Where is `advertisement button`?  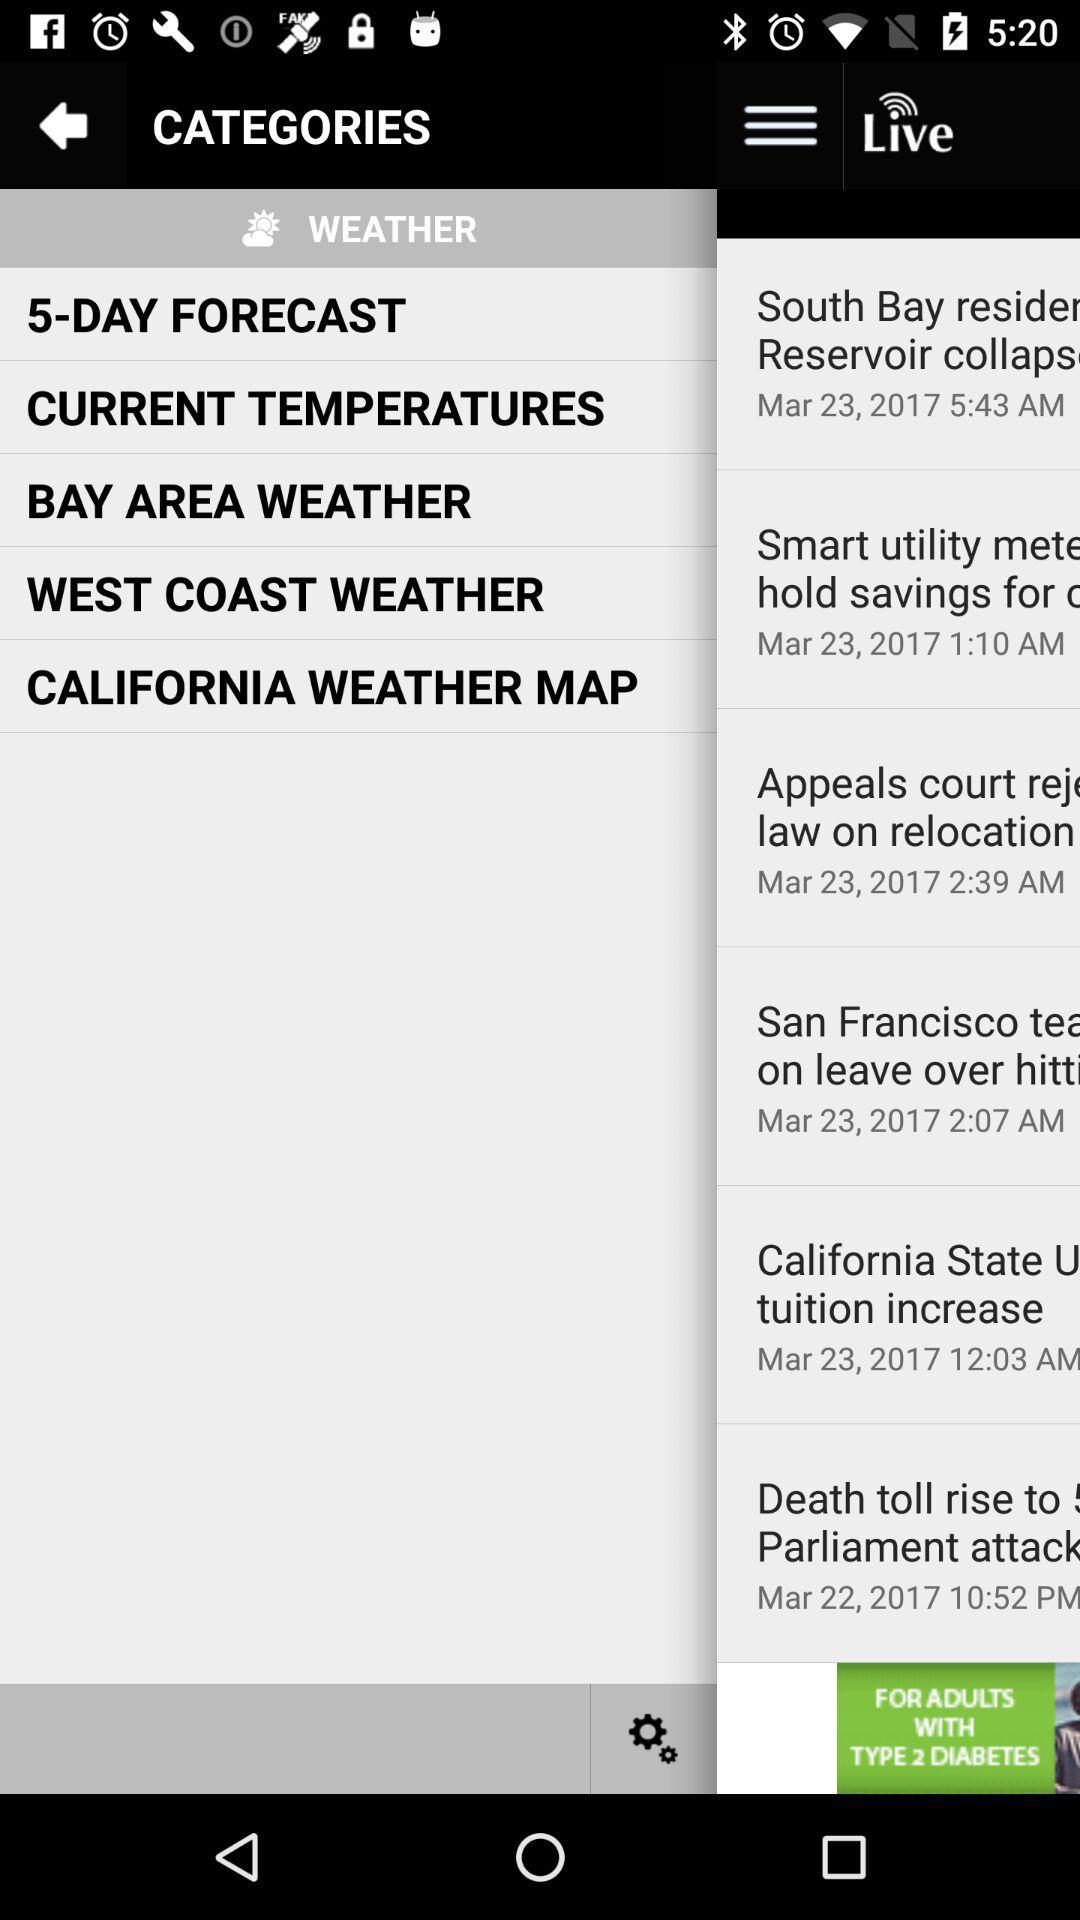 advertisement button is located at coordinates (957, 1727).